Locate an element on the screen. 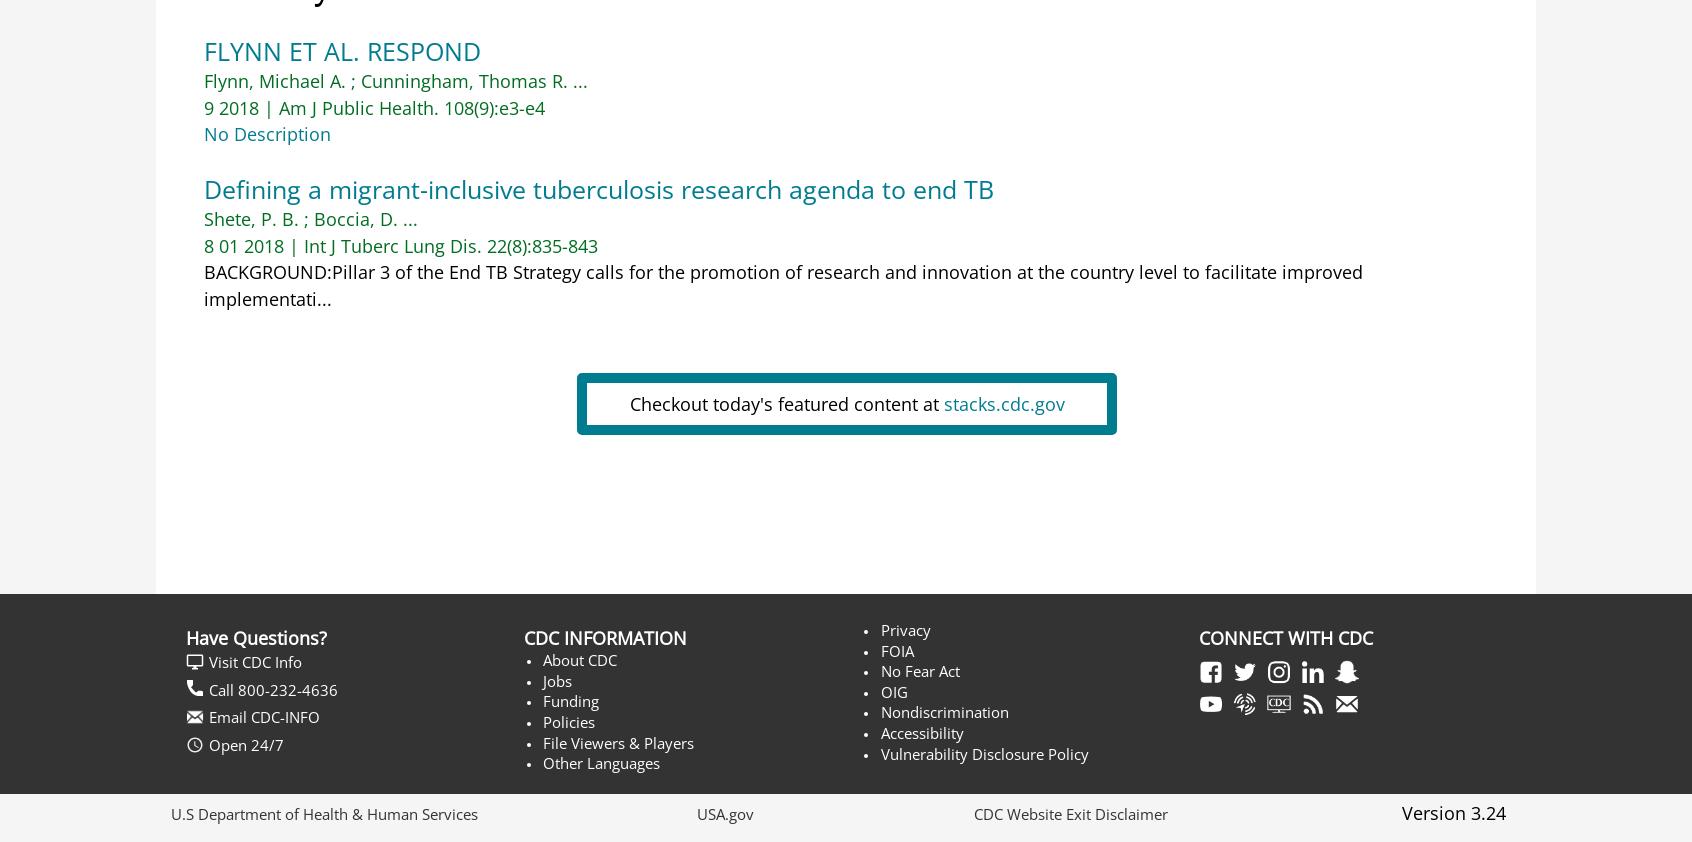  'Shete, P. B.' is located at coordinates (250, 219).